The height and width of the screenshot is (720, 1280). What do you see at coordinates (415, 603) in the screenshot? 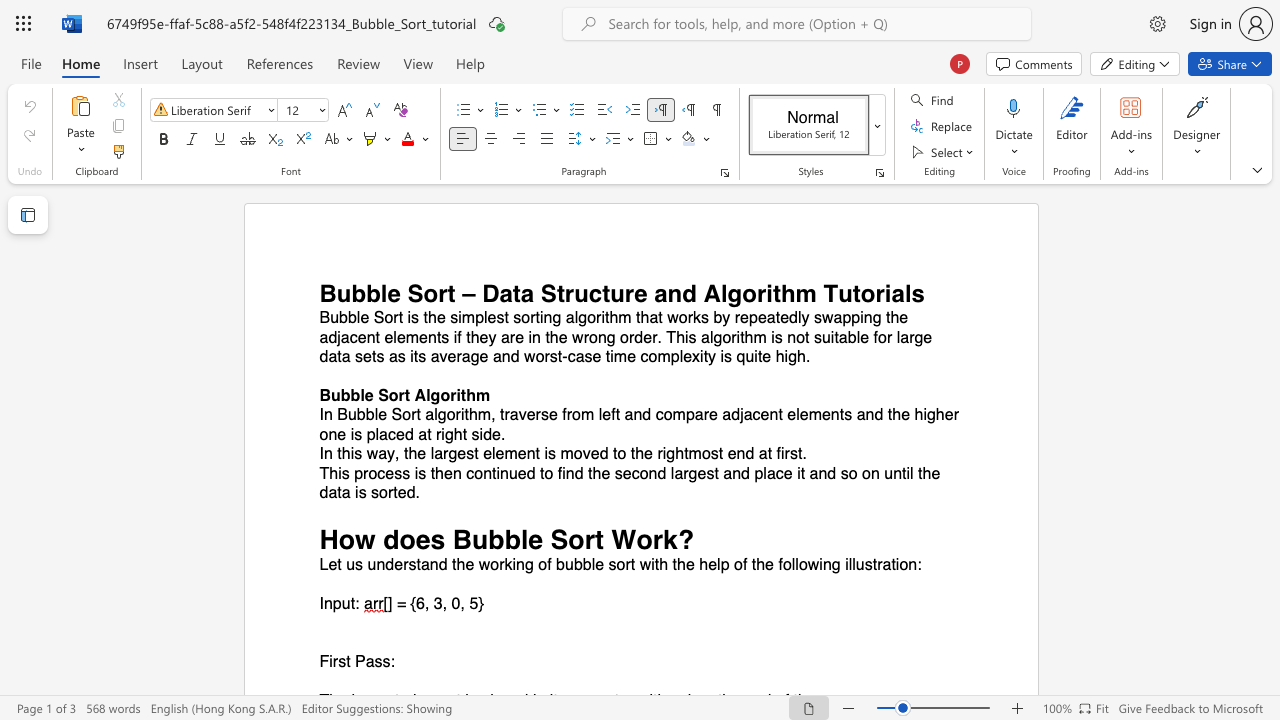
I see `the space between the continuous character "{" and "6" in the text` at bounding box center [415, 603].